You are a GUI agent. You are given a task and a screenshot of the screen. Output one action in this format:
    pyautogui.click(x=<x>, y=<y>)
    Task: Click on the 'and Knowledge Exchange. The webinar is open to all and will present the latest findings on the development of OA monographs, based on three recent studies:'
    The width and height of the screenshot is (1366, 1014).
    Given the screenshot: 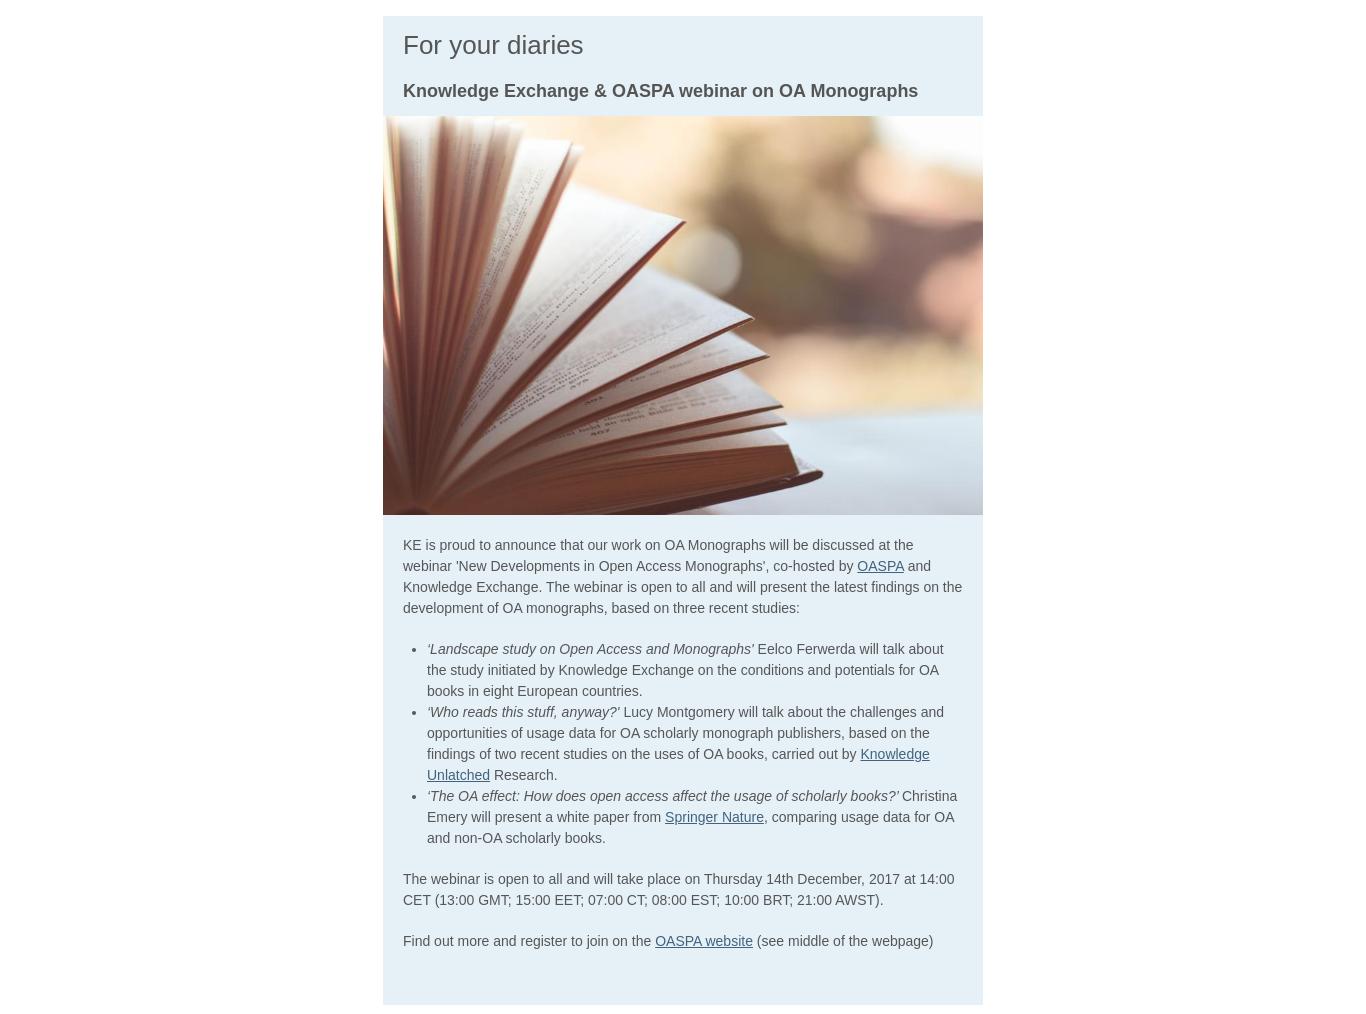 What is the action you would take?
    pyautogui.click(x=681, y=584)
    